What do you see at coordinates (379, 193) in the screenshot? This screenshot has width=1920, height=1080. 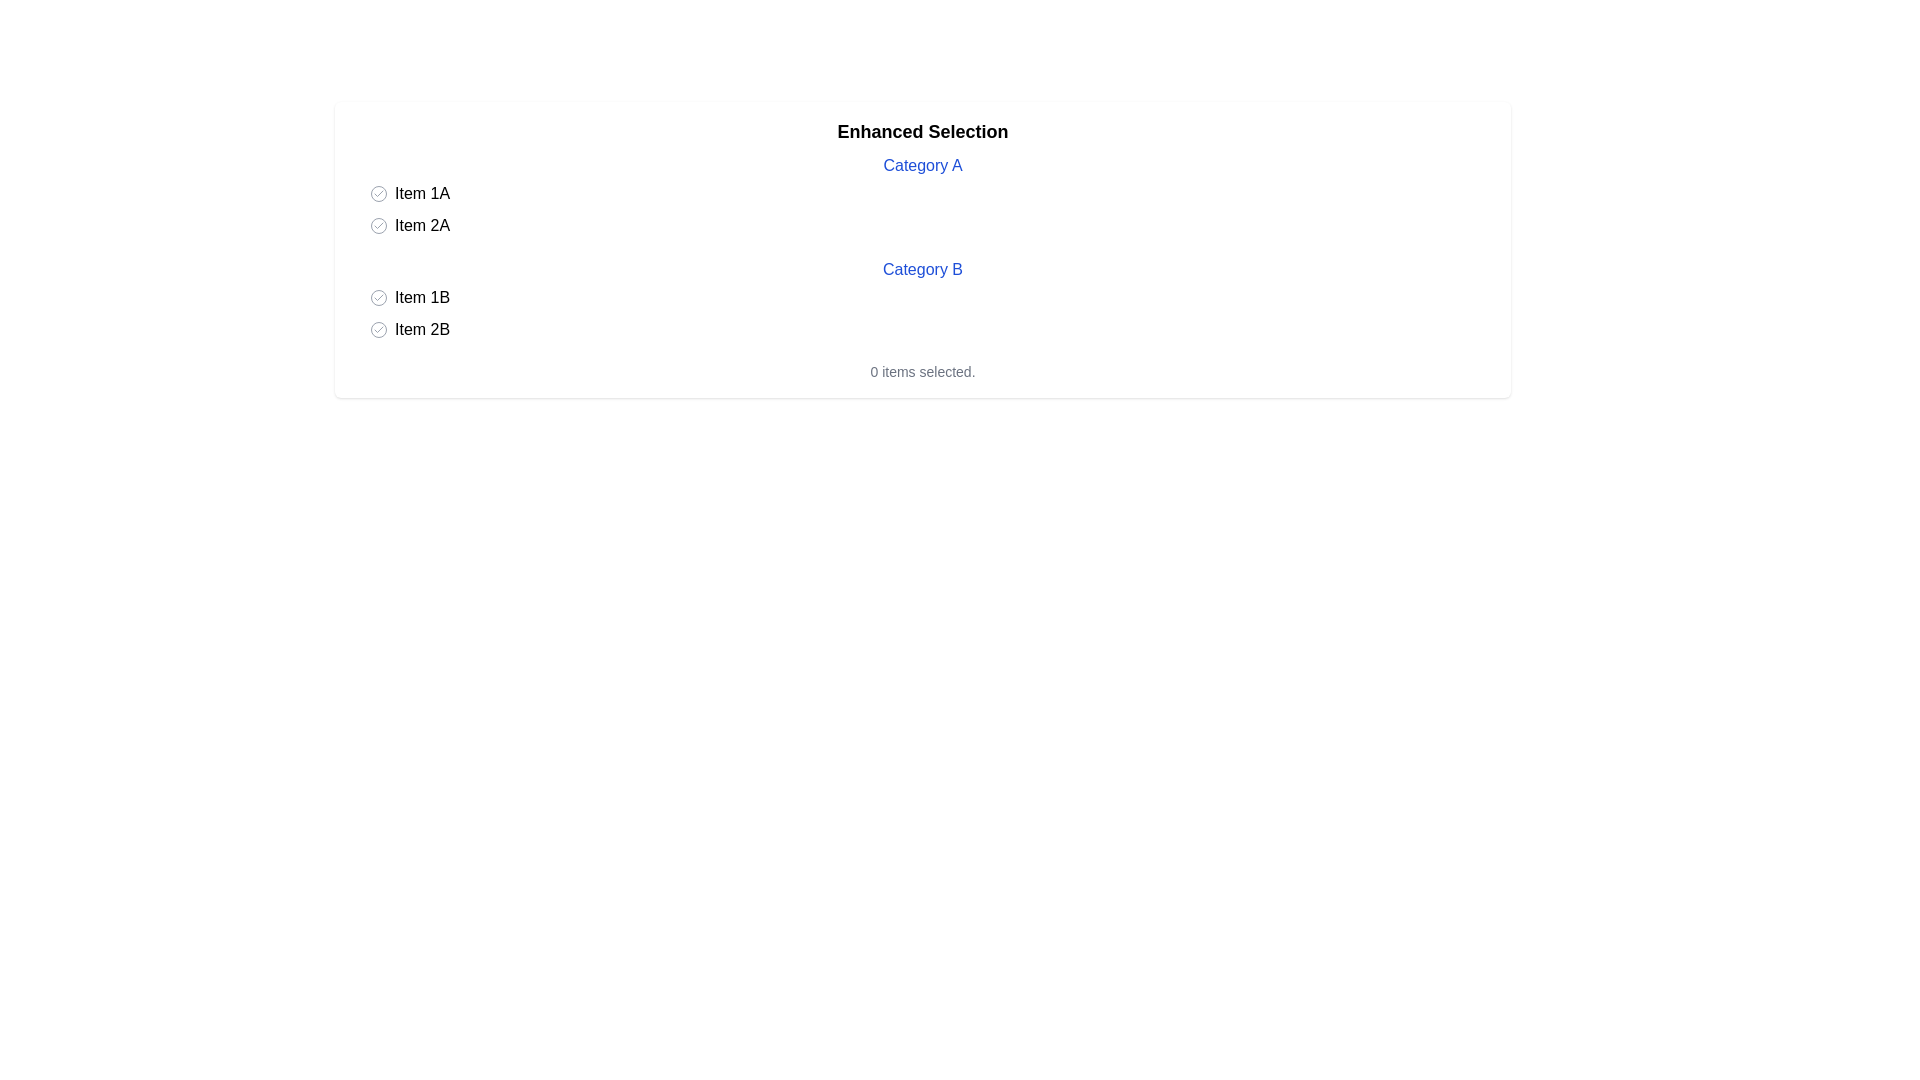 I see `the SVG Icon (Checkmark) indicating that 'Item 1A' is currently unchecked or inactive, which is positioned to the left of the text in Category A's first item` at bounding box center [379, 193].